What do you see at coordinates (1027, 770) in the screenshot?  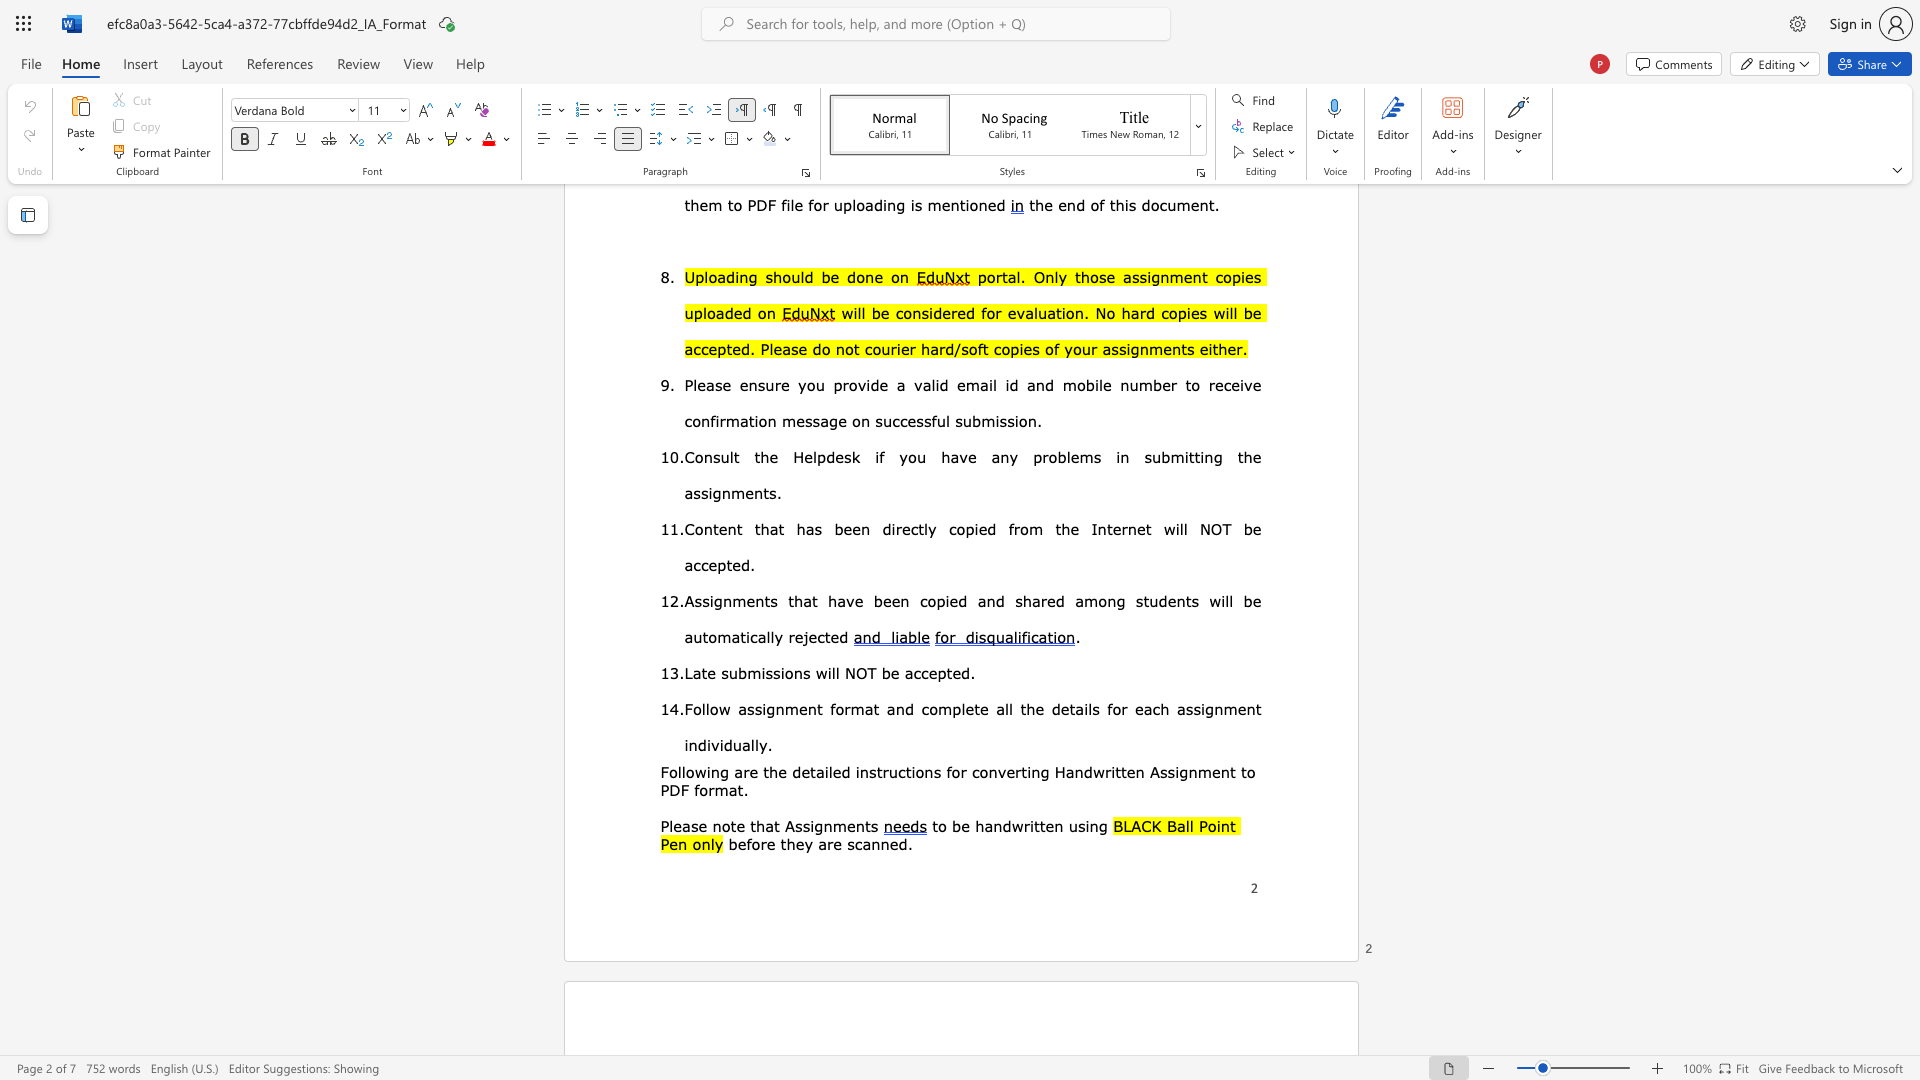 I see `the subset text "in" within the text "converting"` at bounding box center [1027, 770].